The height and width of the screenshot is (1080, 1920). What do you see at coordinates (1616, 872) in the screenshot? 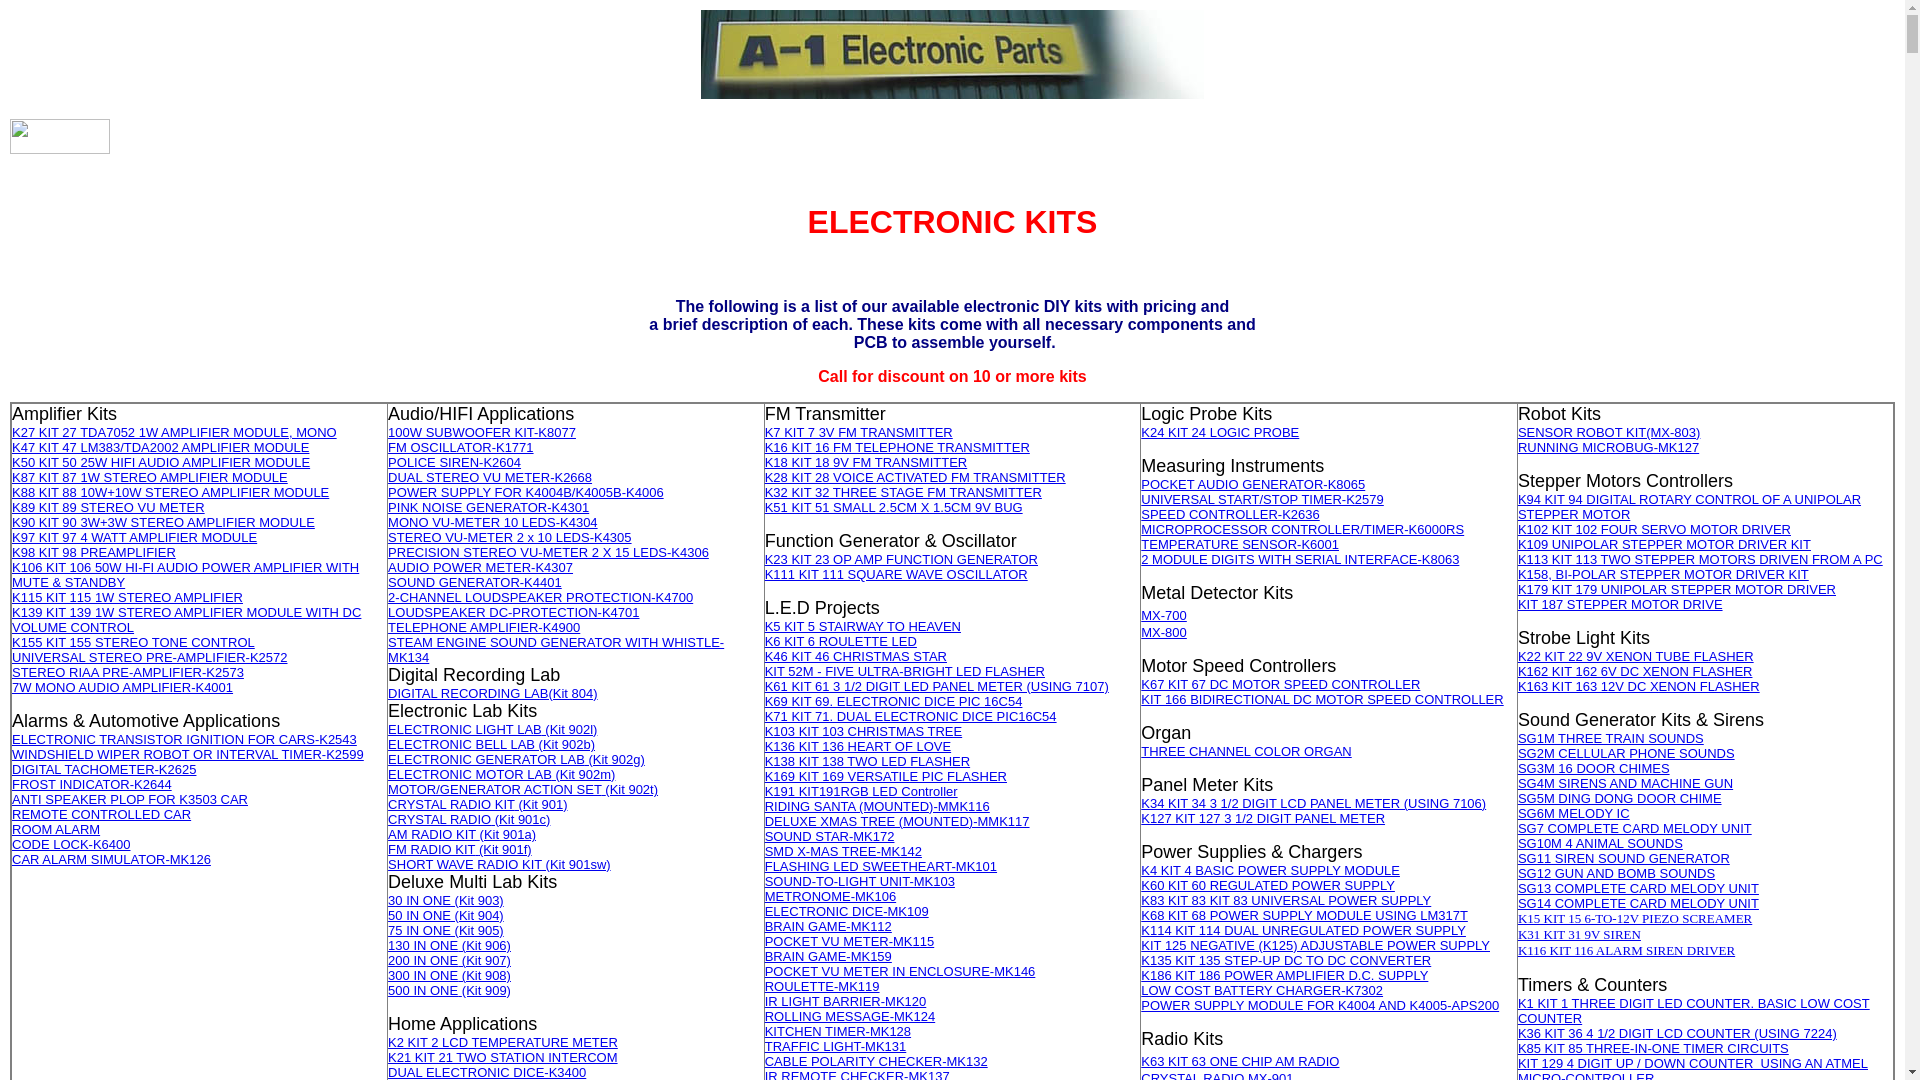
I see `'SG12 GUN AND BOMB SOUNDS'` at bounding box center [1616, 872].